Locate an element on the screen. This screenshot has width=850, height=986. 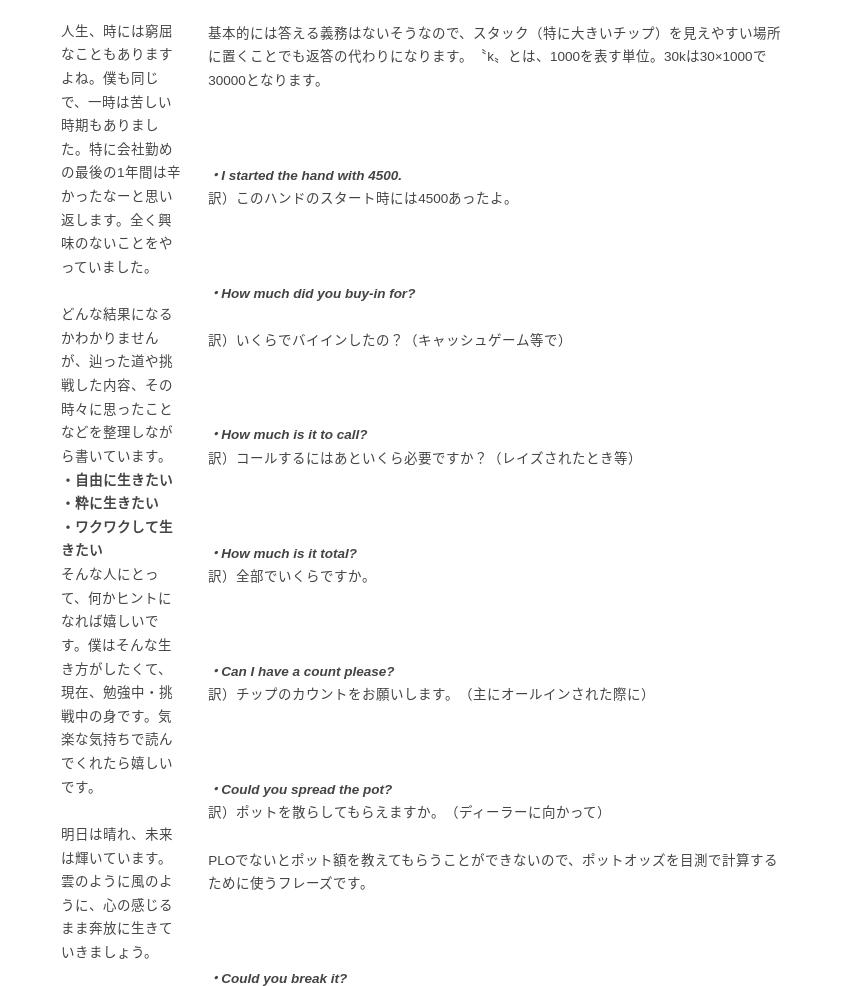
'PLOでないとポット額を教えてもらうことができないので、ポットオッズを目測で計算するために使うフレーズです。' is located at coordinates (206, 870).